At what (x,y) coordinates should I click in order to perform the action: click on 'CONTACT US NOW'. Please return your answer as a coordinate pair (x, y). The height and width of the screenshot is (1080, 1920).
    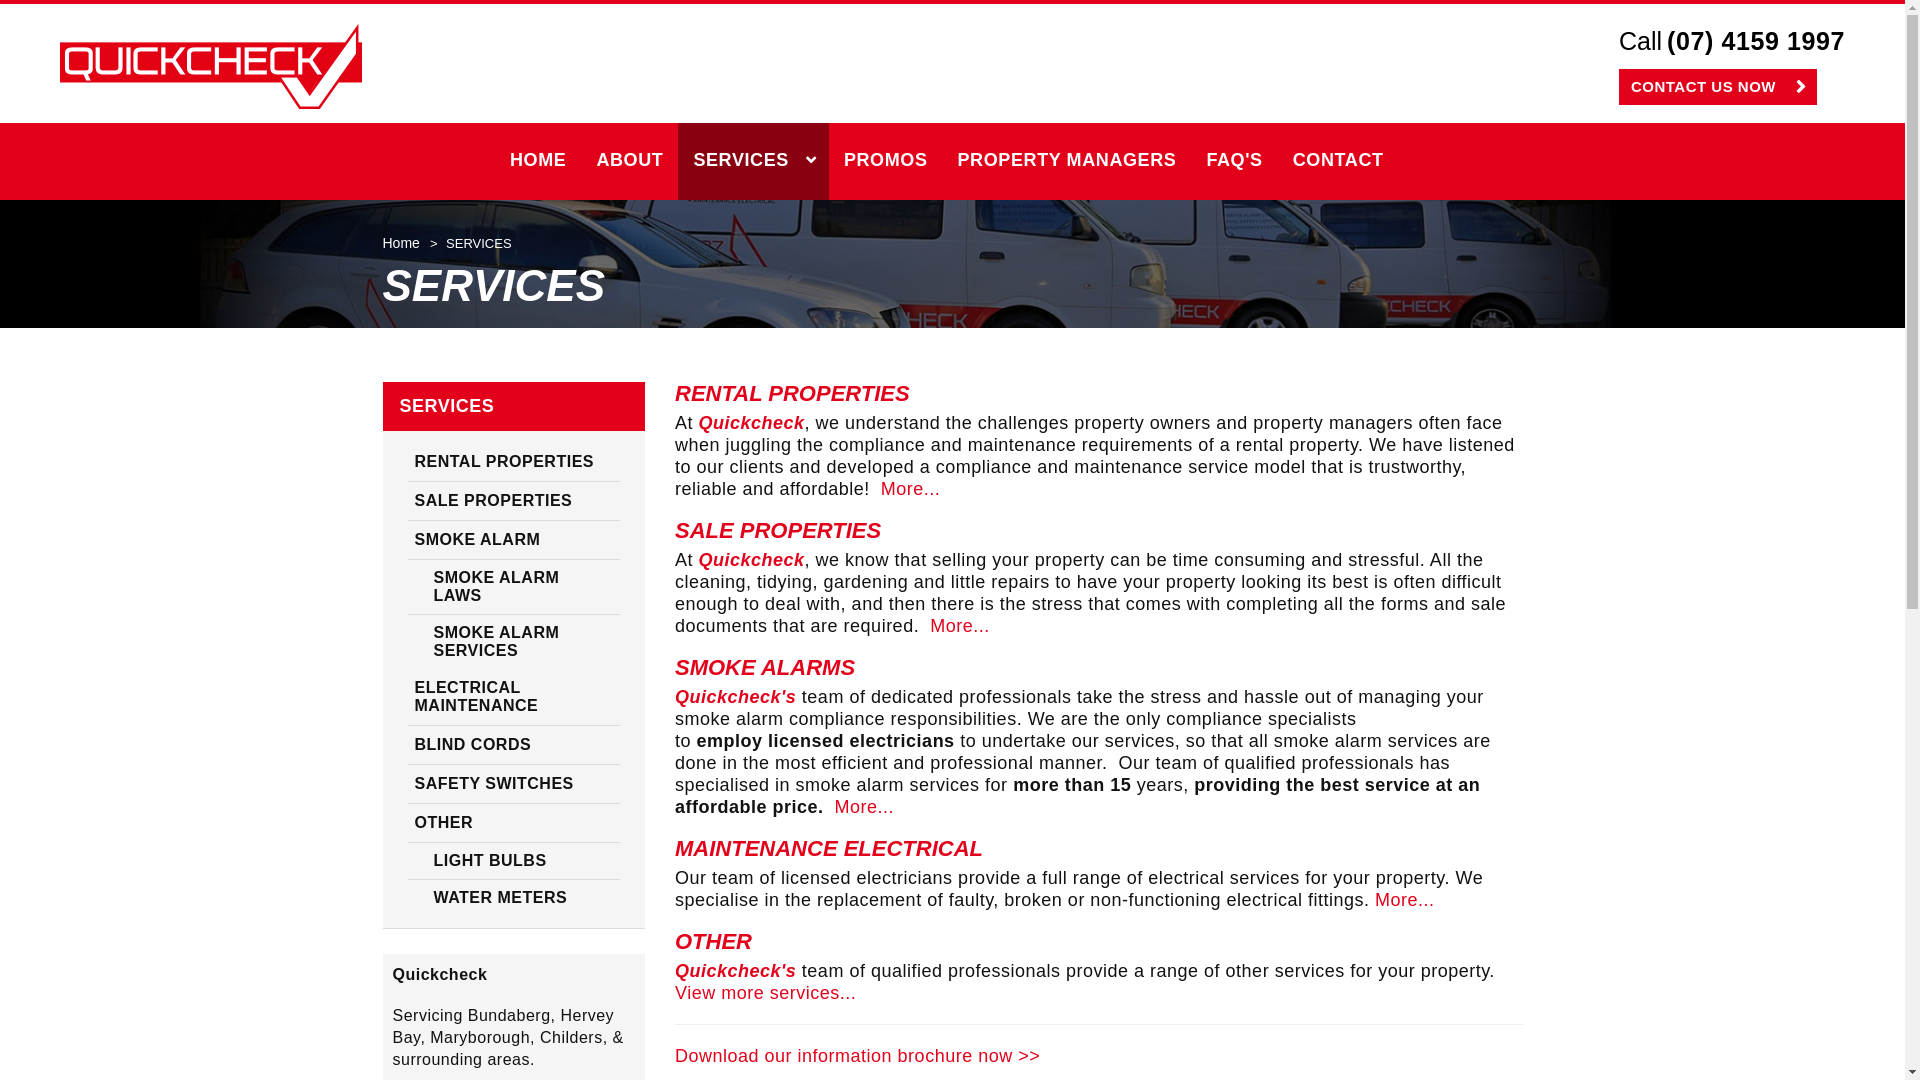
    Looking at the image, I should click on (1717, 86).